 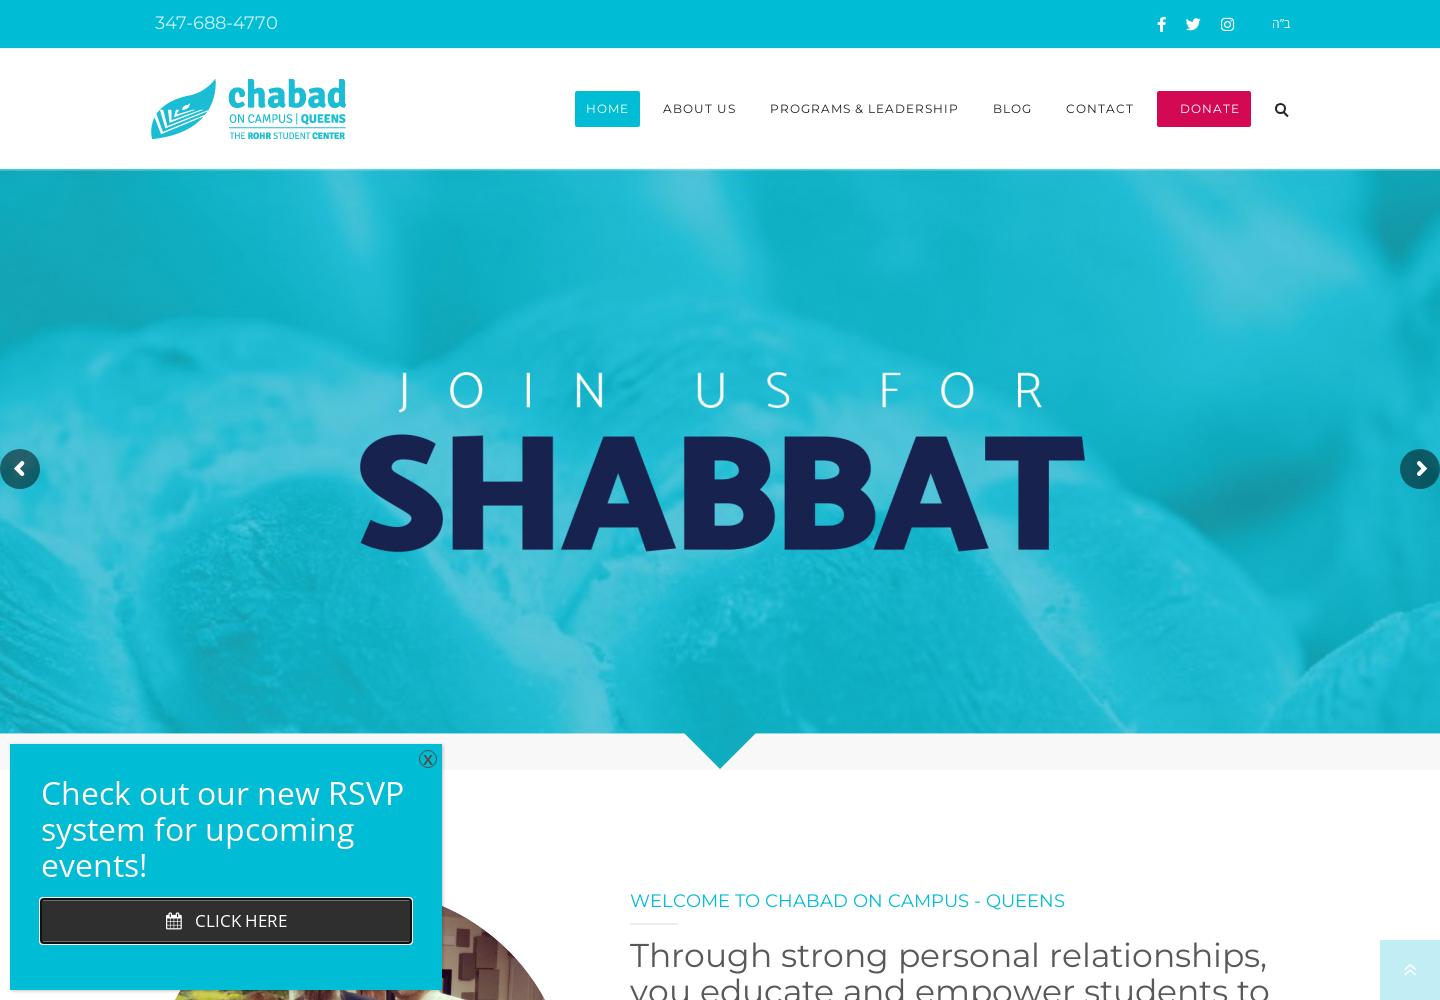 I want to click on '347-688-4770', so click(x=213, y=23).